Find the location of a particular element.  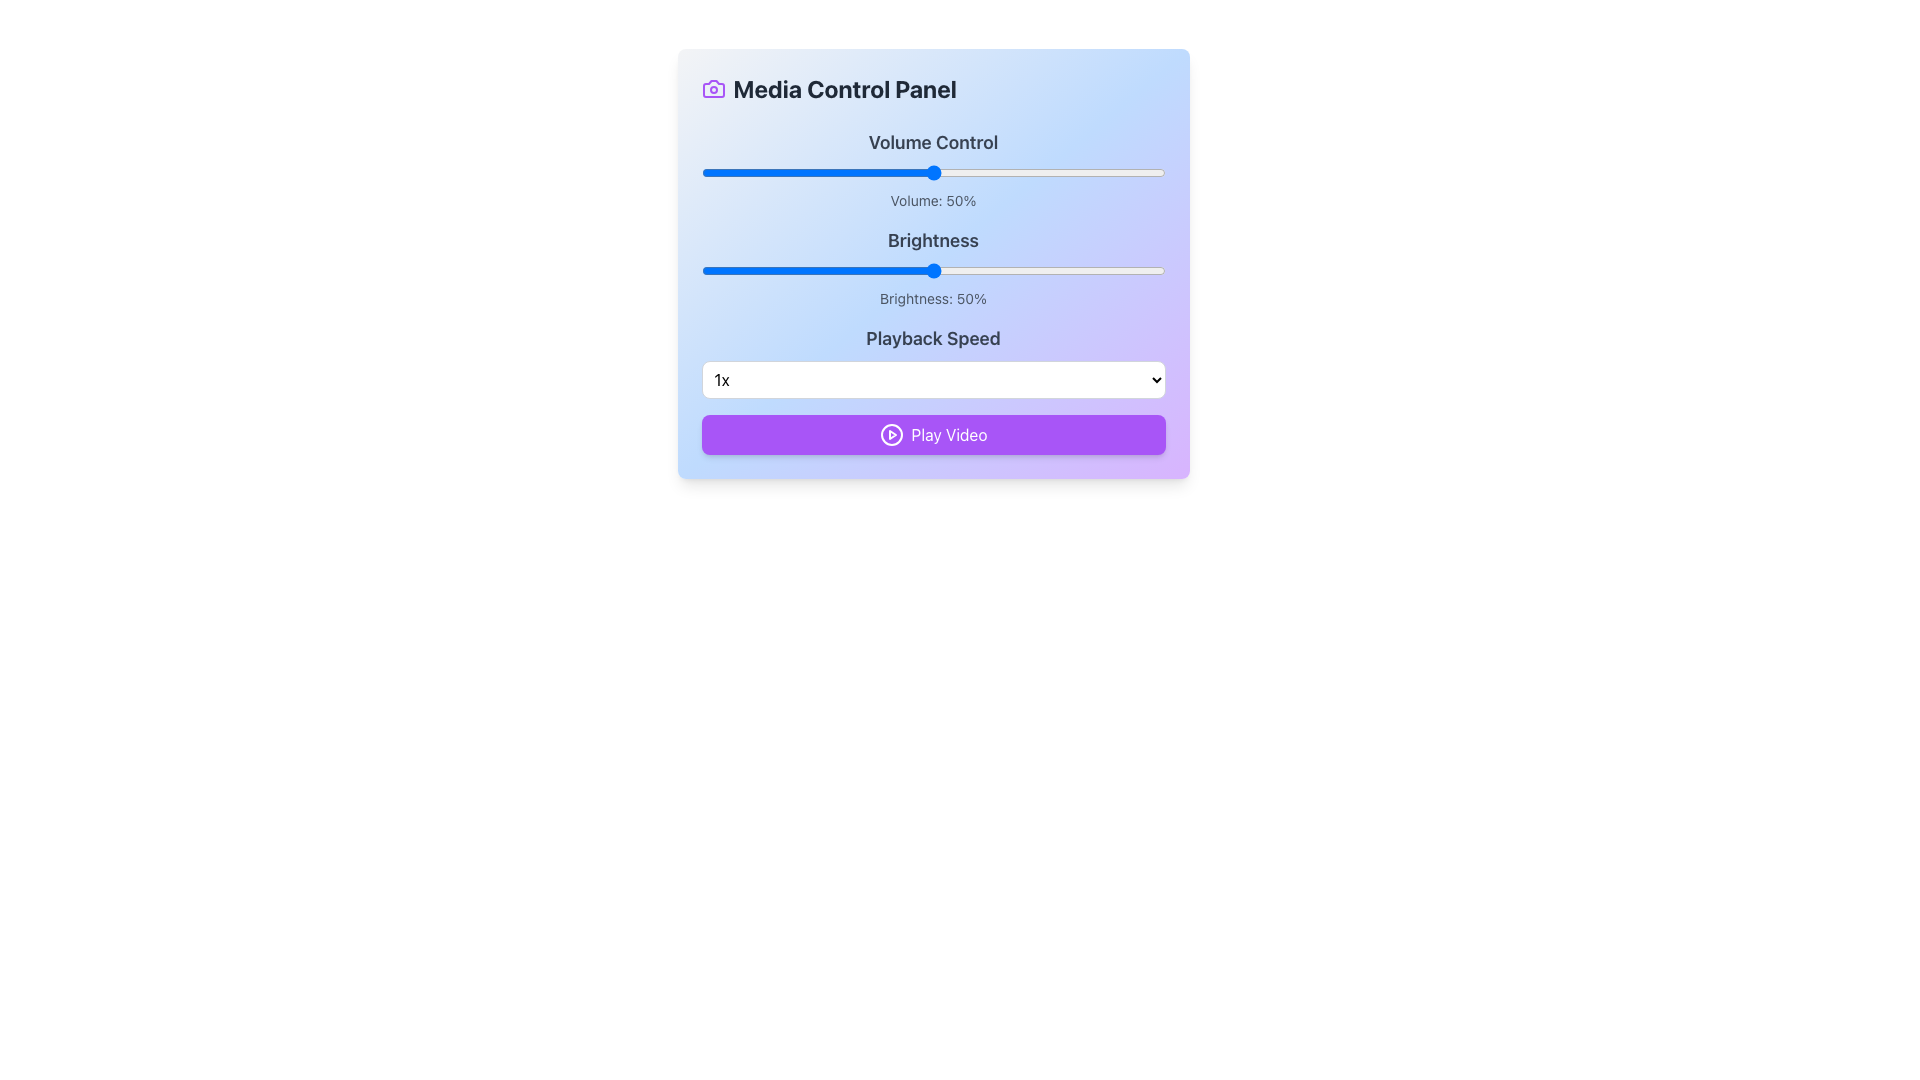

volume is located at coordinates (765, 172).